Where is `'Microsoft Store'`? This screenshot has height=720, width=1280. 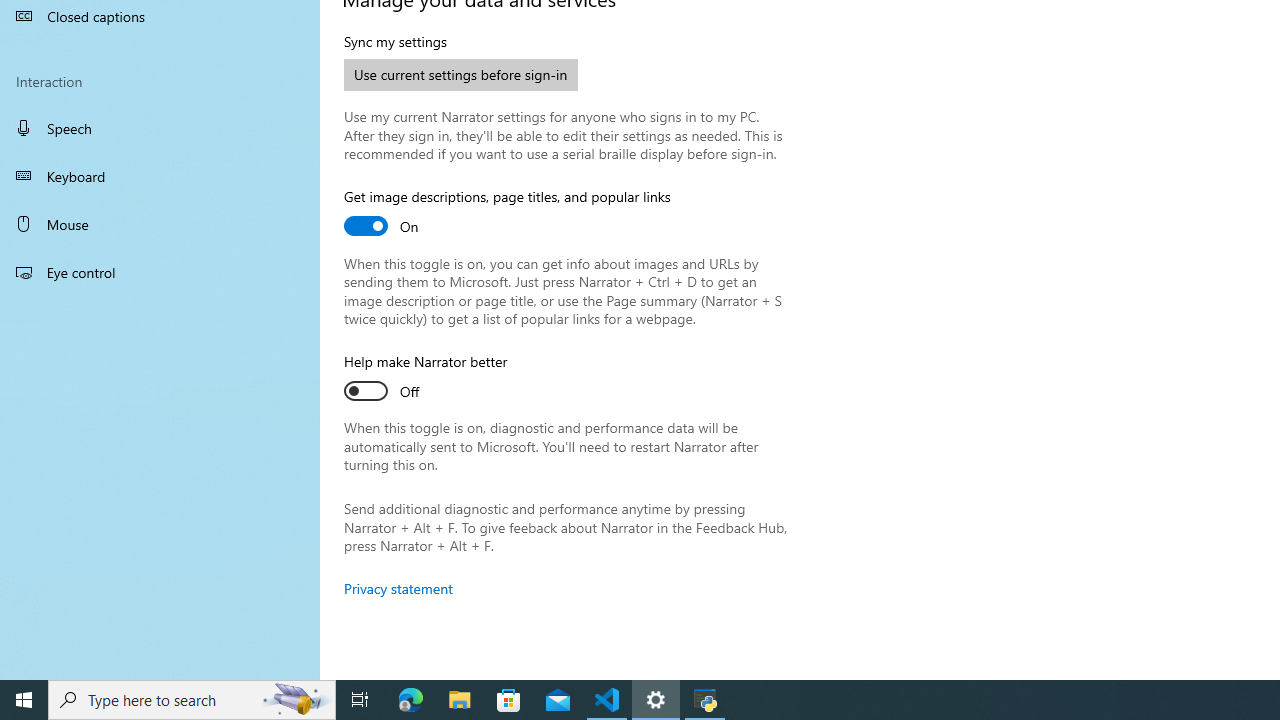 'Microsoft Store' is located at coordinates (509, 698).